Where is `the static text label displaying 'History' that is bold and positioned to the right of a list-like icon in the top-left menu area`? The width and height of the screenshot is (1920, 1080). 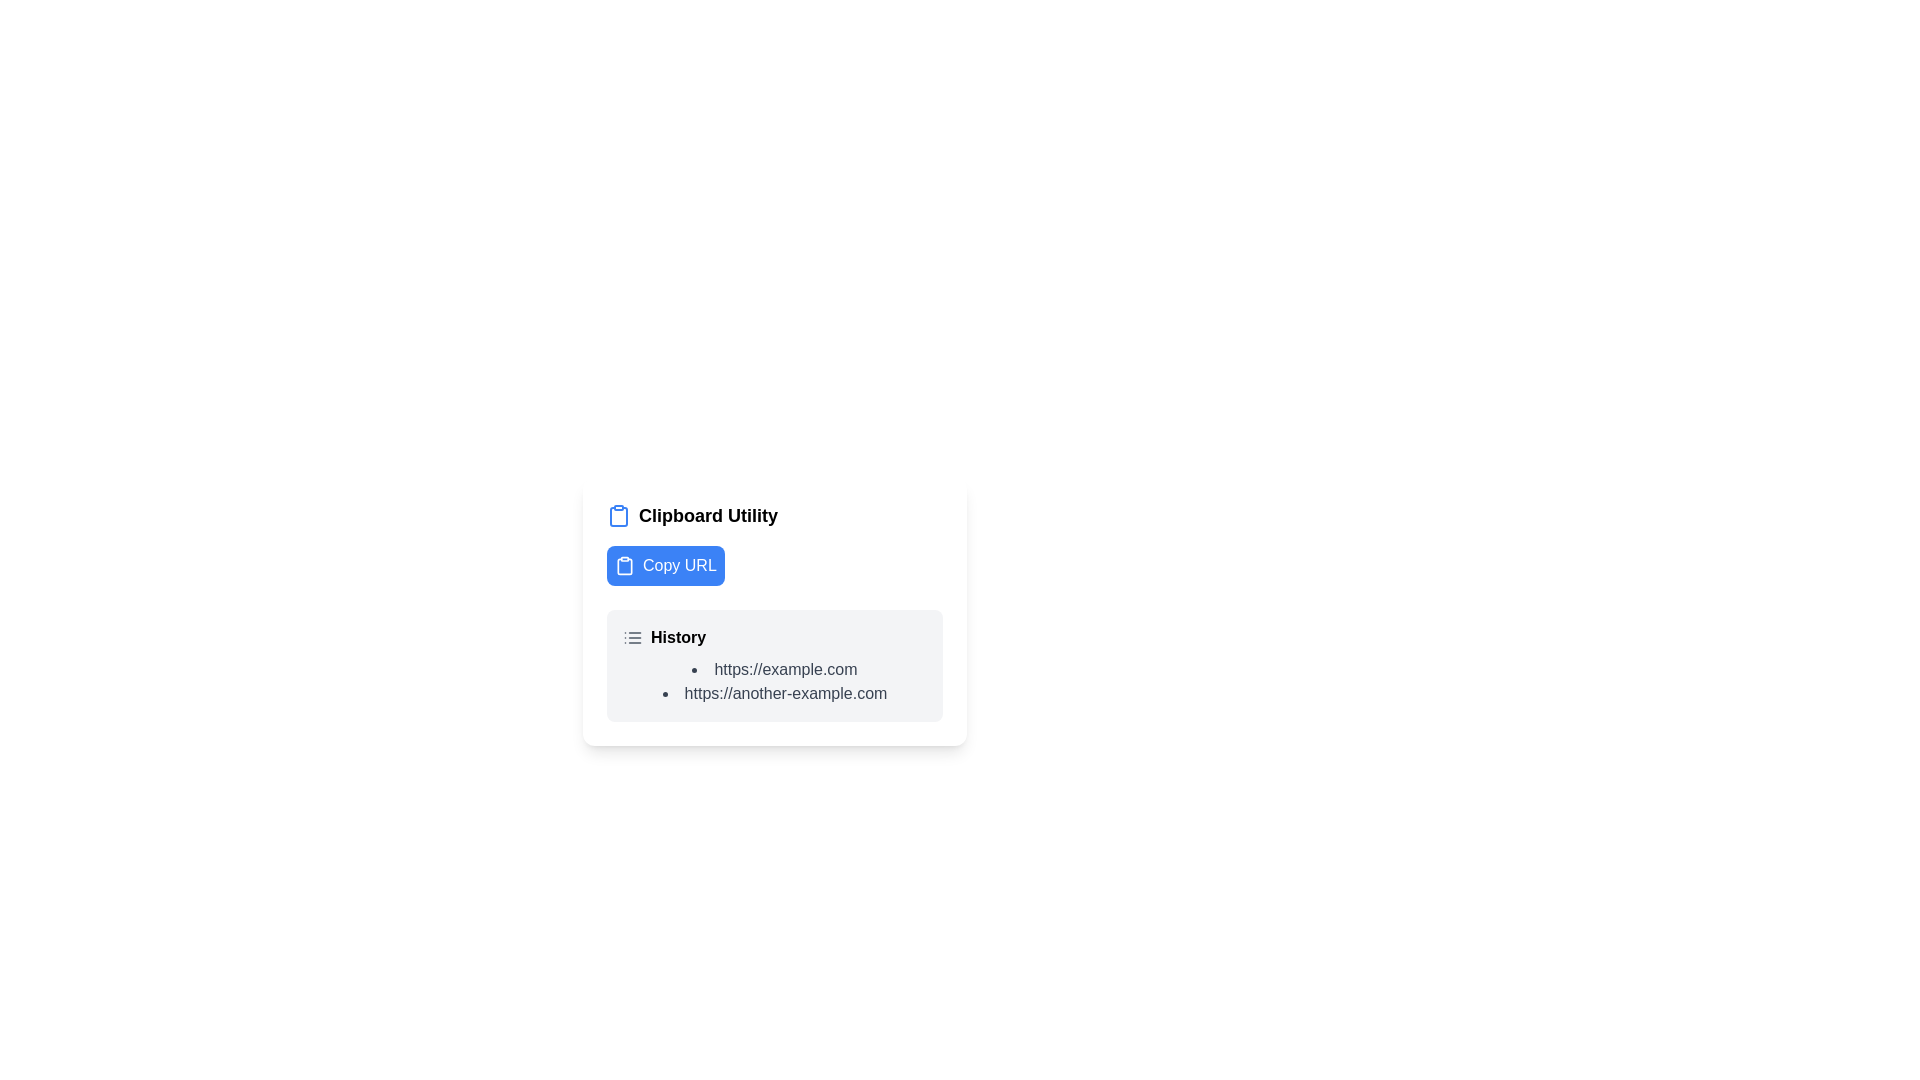
the static text label displaying 'History' that is bold and positioned to the right of a list-like icon in the top-left menu area is located at coordinates (678, 637).